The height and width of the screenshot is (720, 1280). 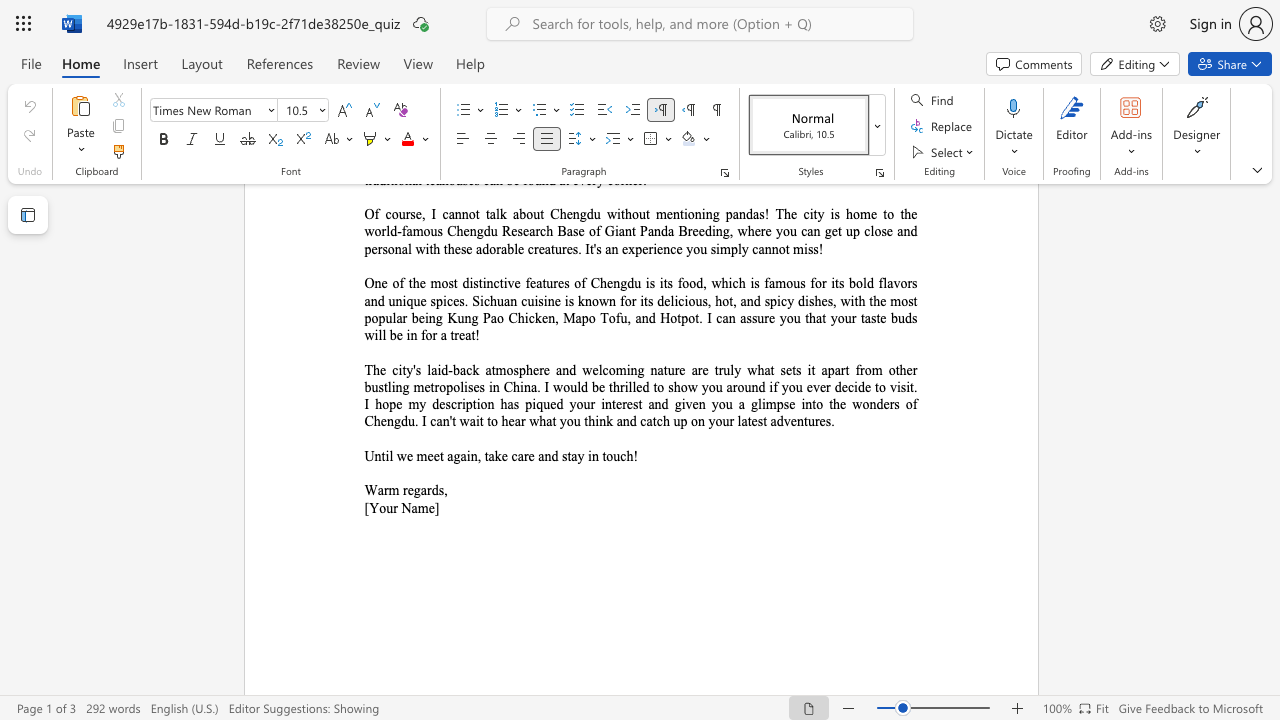 What do you see at coordinates (410, 507) in the screenshot?
I see `the subset text "am" within the text "[Your Name]"` at bounding box center [410, 507].